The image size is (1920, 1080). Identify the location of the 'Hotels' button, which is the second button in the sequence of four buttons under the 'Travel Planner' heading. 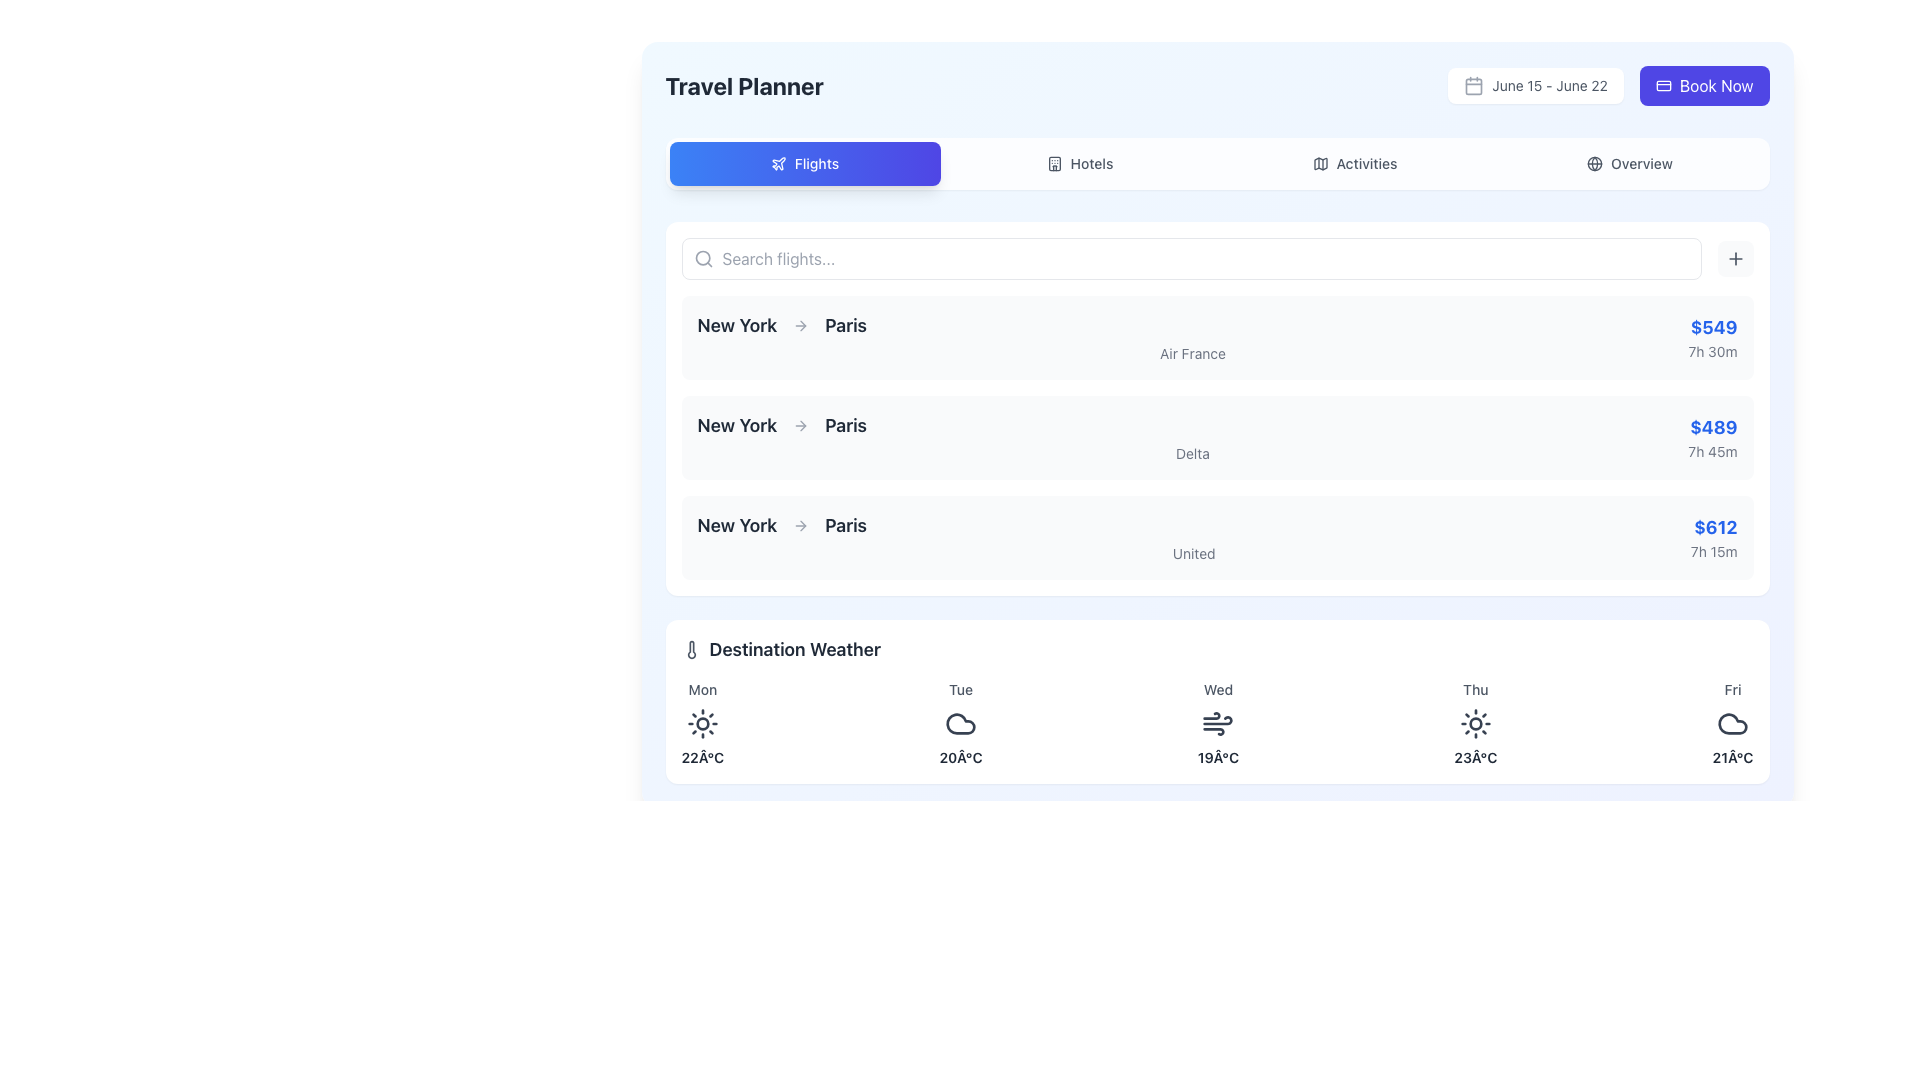
(1079, 163).